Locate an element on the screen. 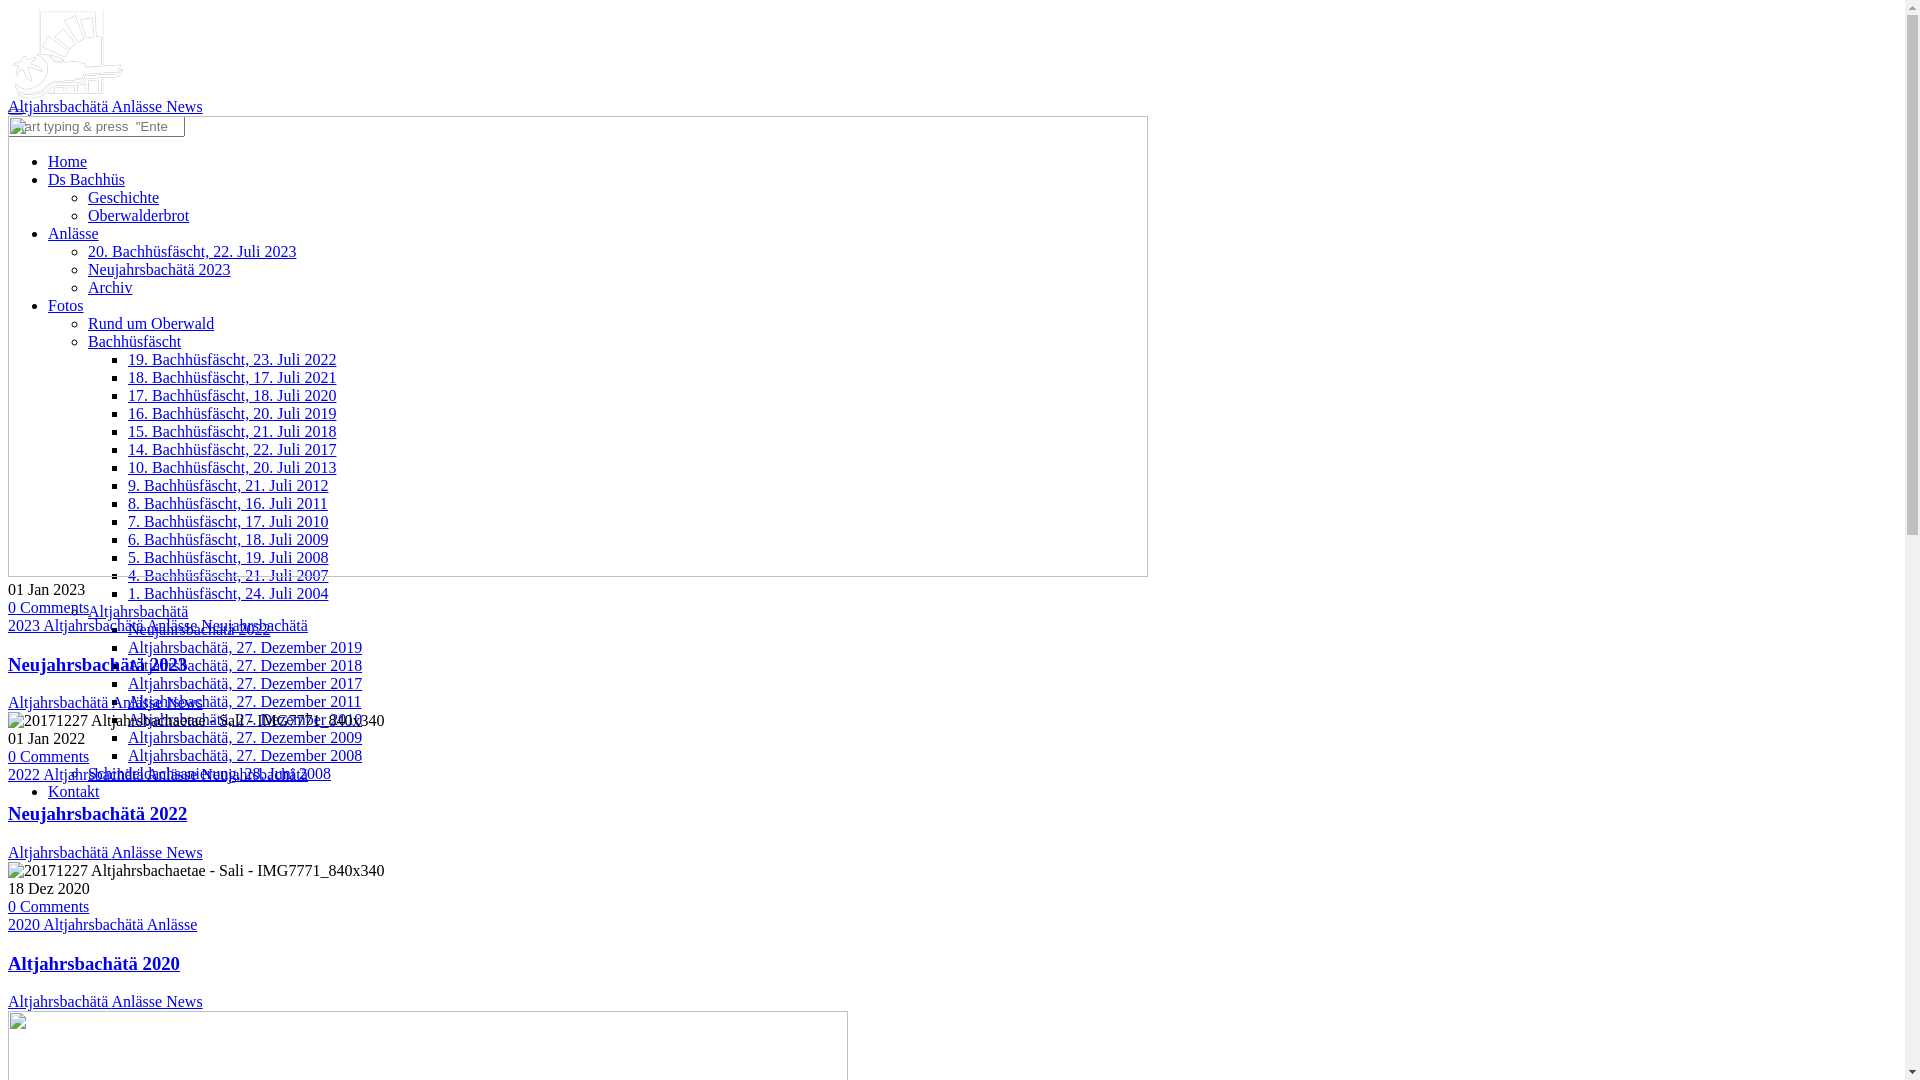 This screenshot has width=1920, height=1080. 'Geschichte' is located at coordinates (122, 197).